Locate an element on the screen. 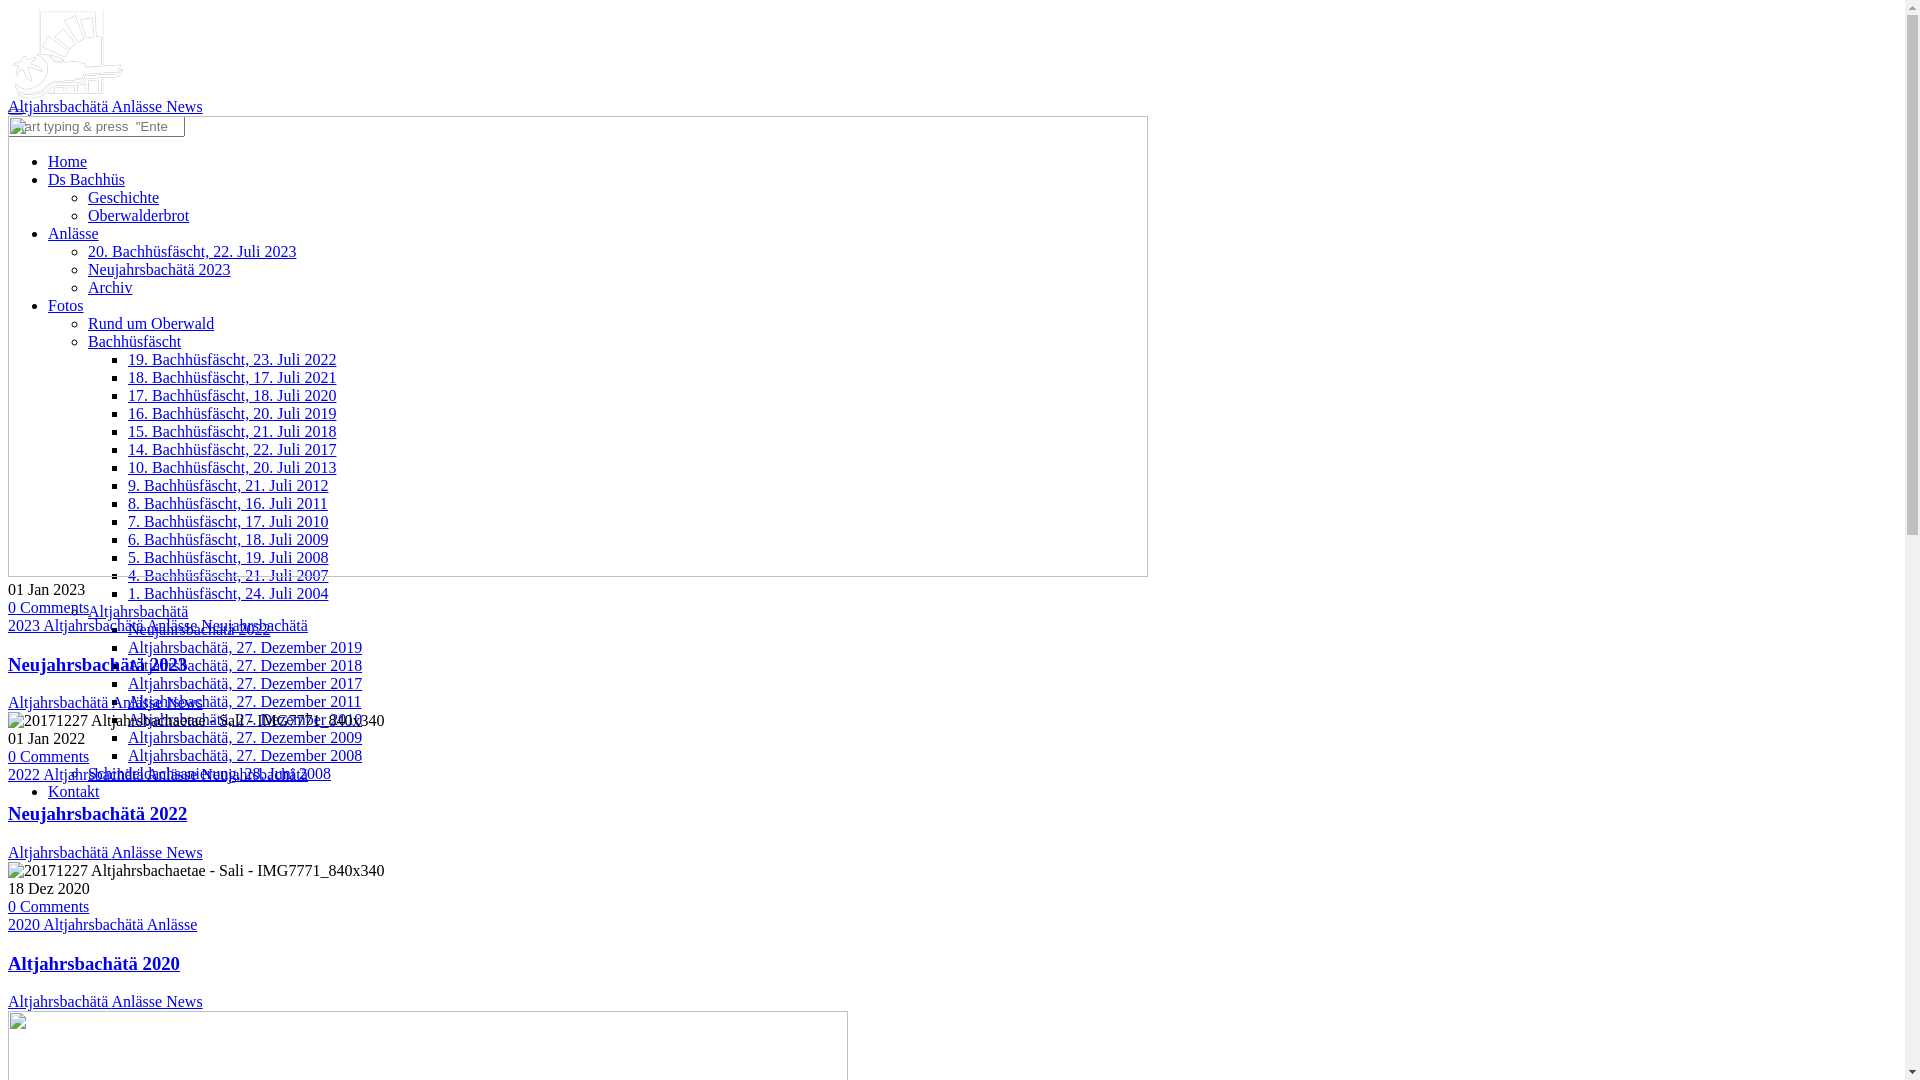 This screenshot has width=1920, height=1080. 'Geschichte' is located at coordinates (122, 197).